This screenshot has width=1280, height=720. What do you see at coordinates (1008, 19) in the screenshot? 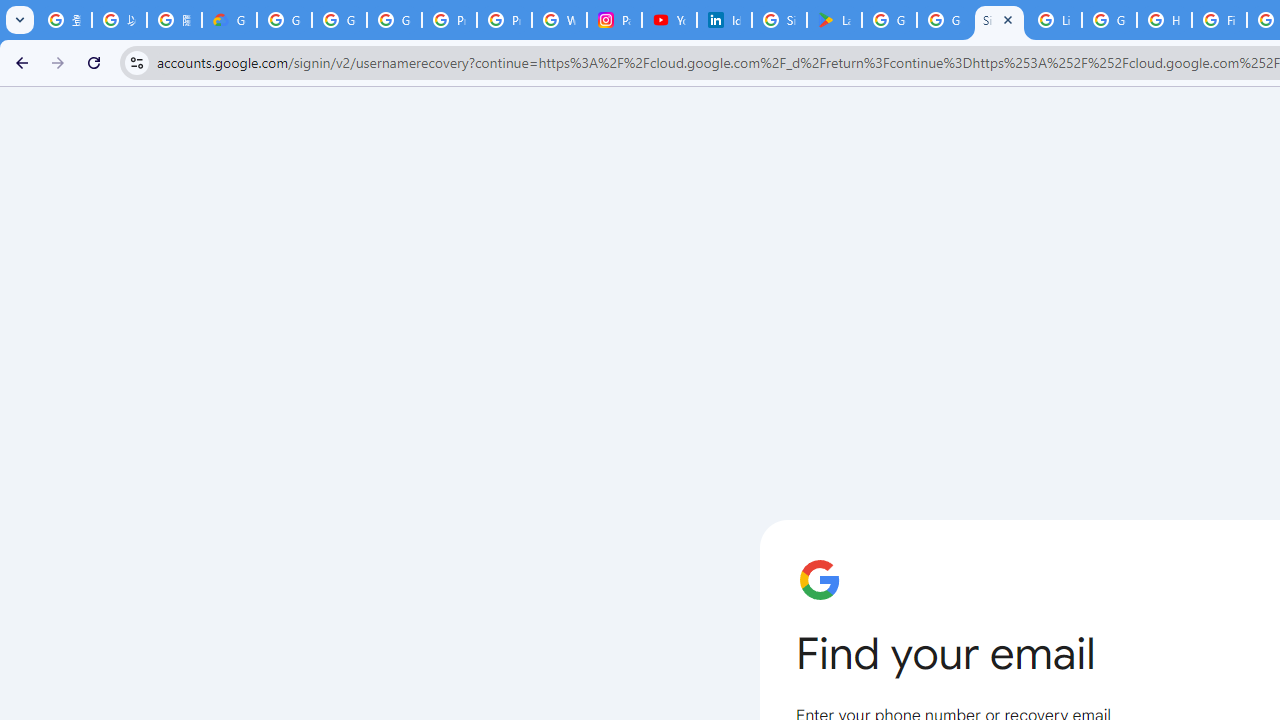
I see `'Close'` at bounding box center [1008, 19].